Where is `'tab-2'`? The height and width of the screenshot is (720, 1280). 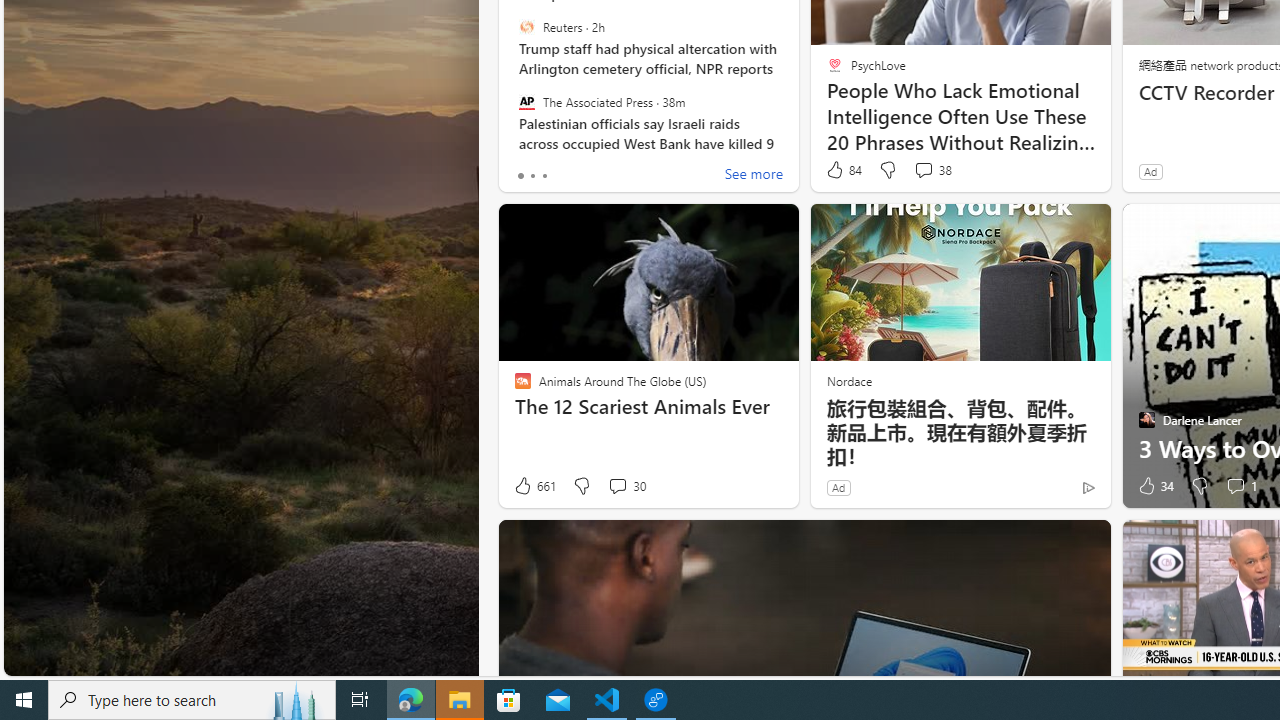
'tab-2' is located at coordinates (544, 175).